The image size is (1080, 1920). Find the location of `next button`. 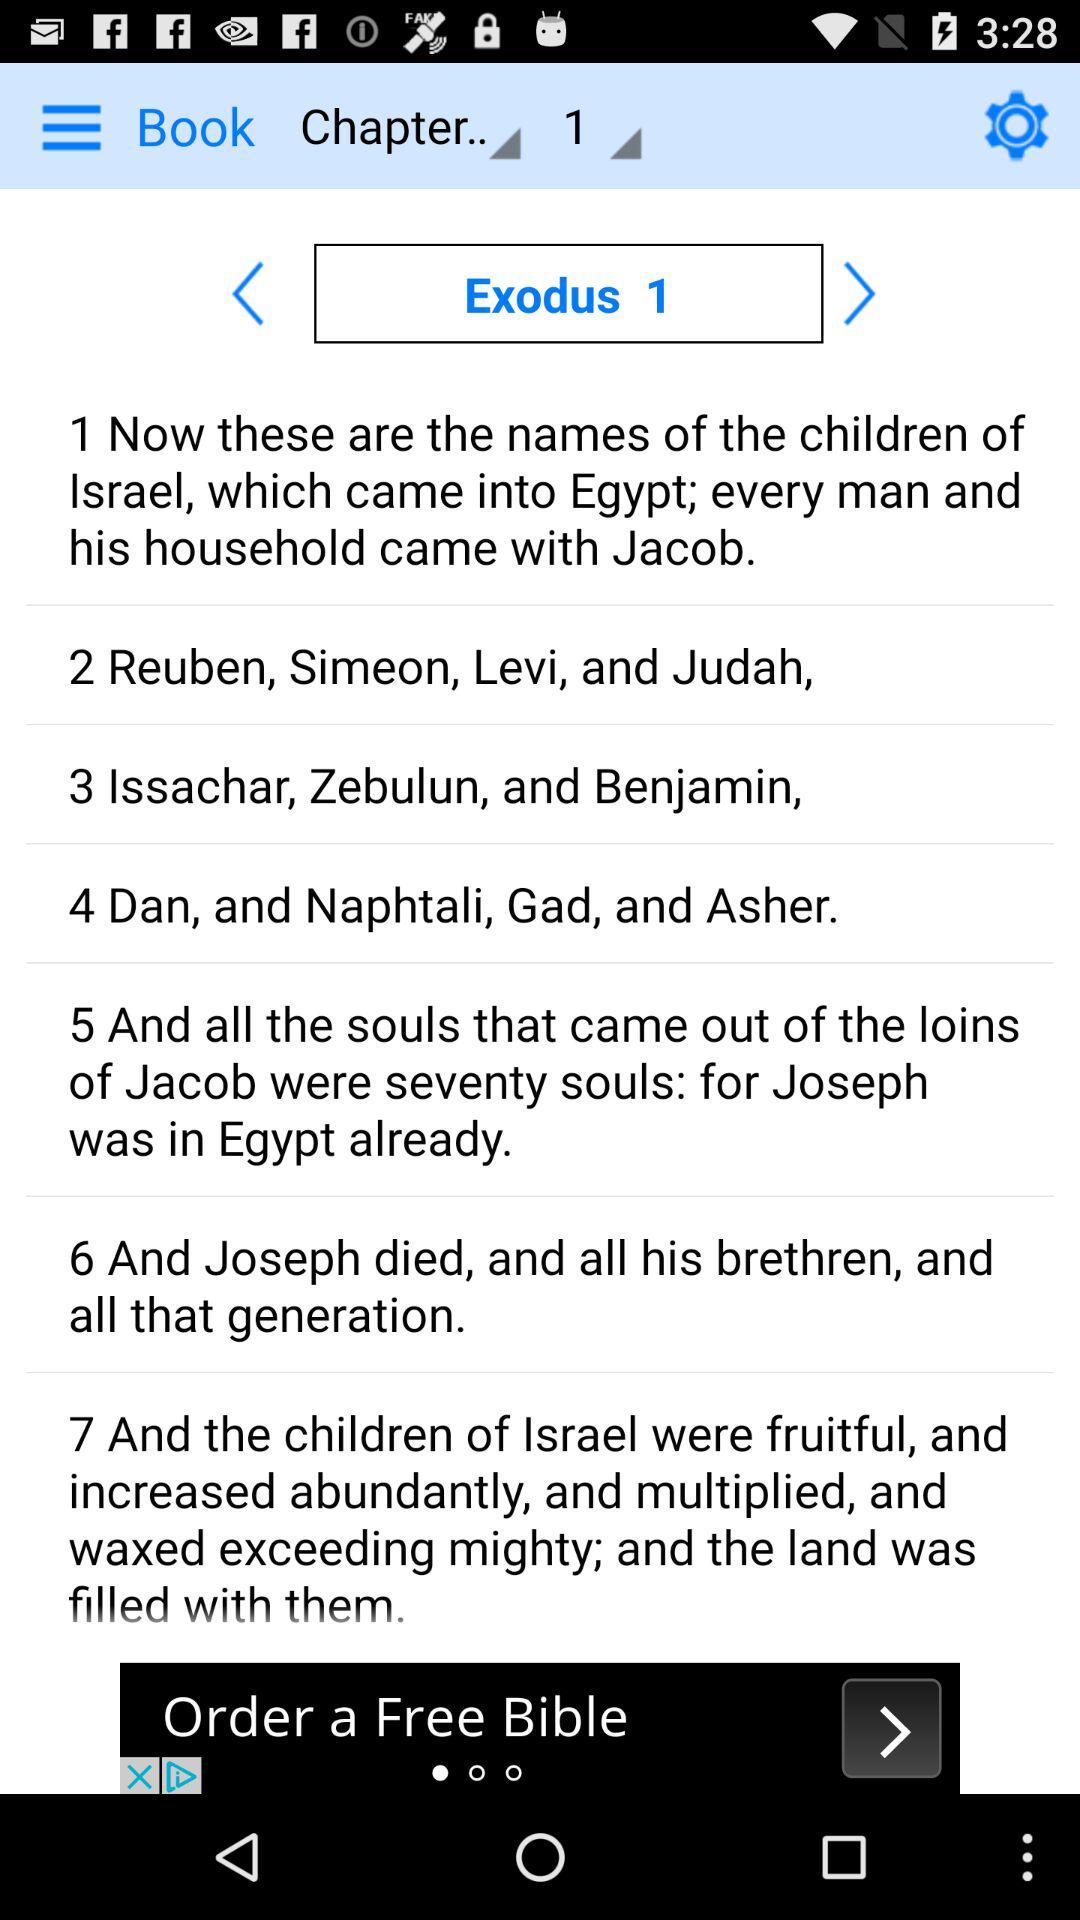

next button is located at coordinates (540, 1727).